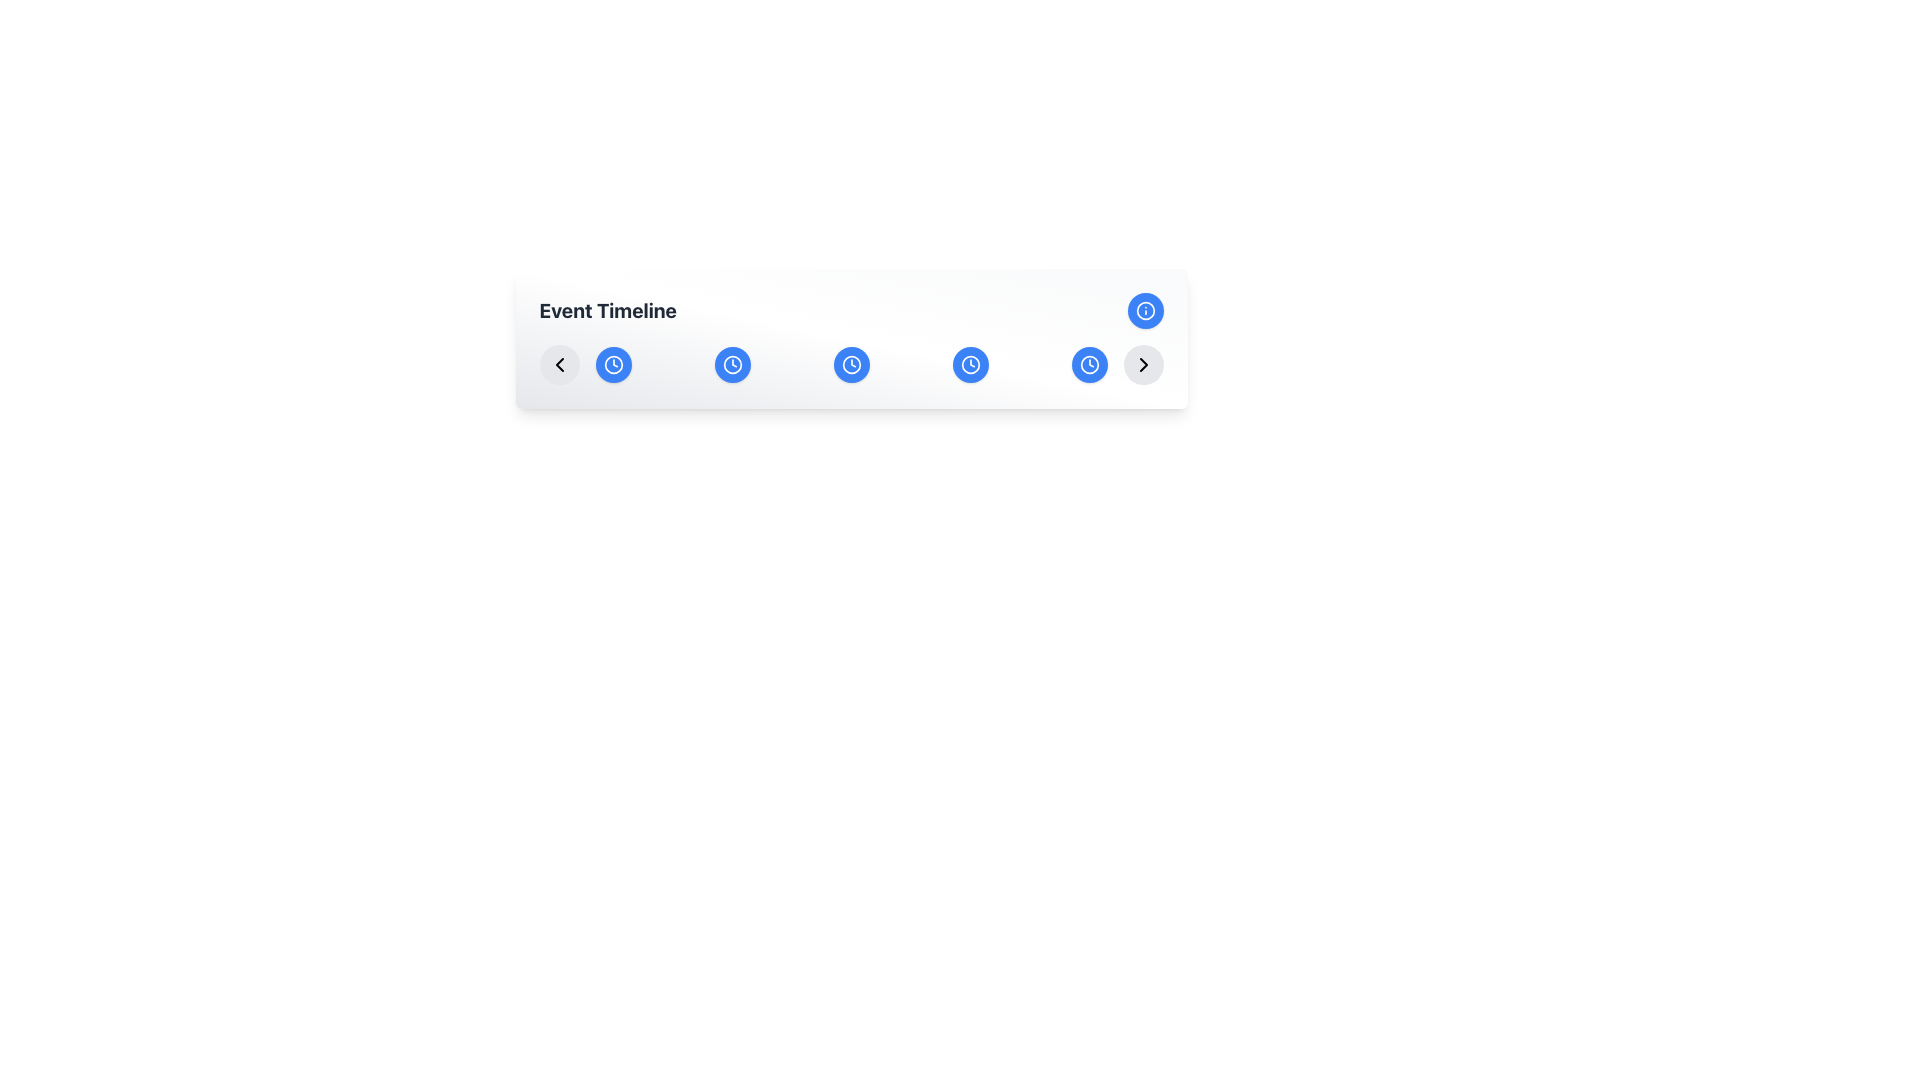 The image size is (1920, 1080). Describe the element at coordinates (731, 365) in the screenshot. I see `the circular blue button with a white clock icon, the second button in the Event Timeline section` at that location.